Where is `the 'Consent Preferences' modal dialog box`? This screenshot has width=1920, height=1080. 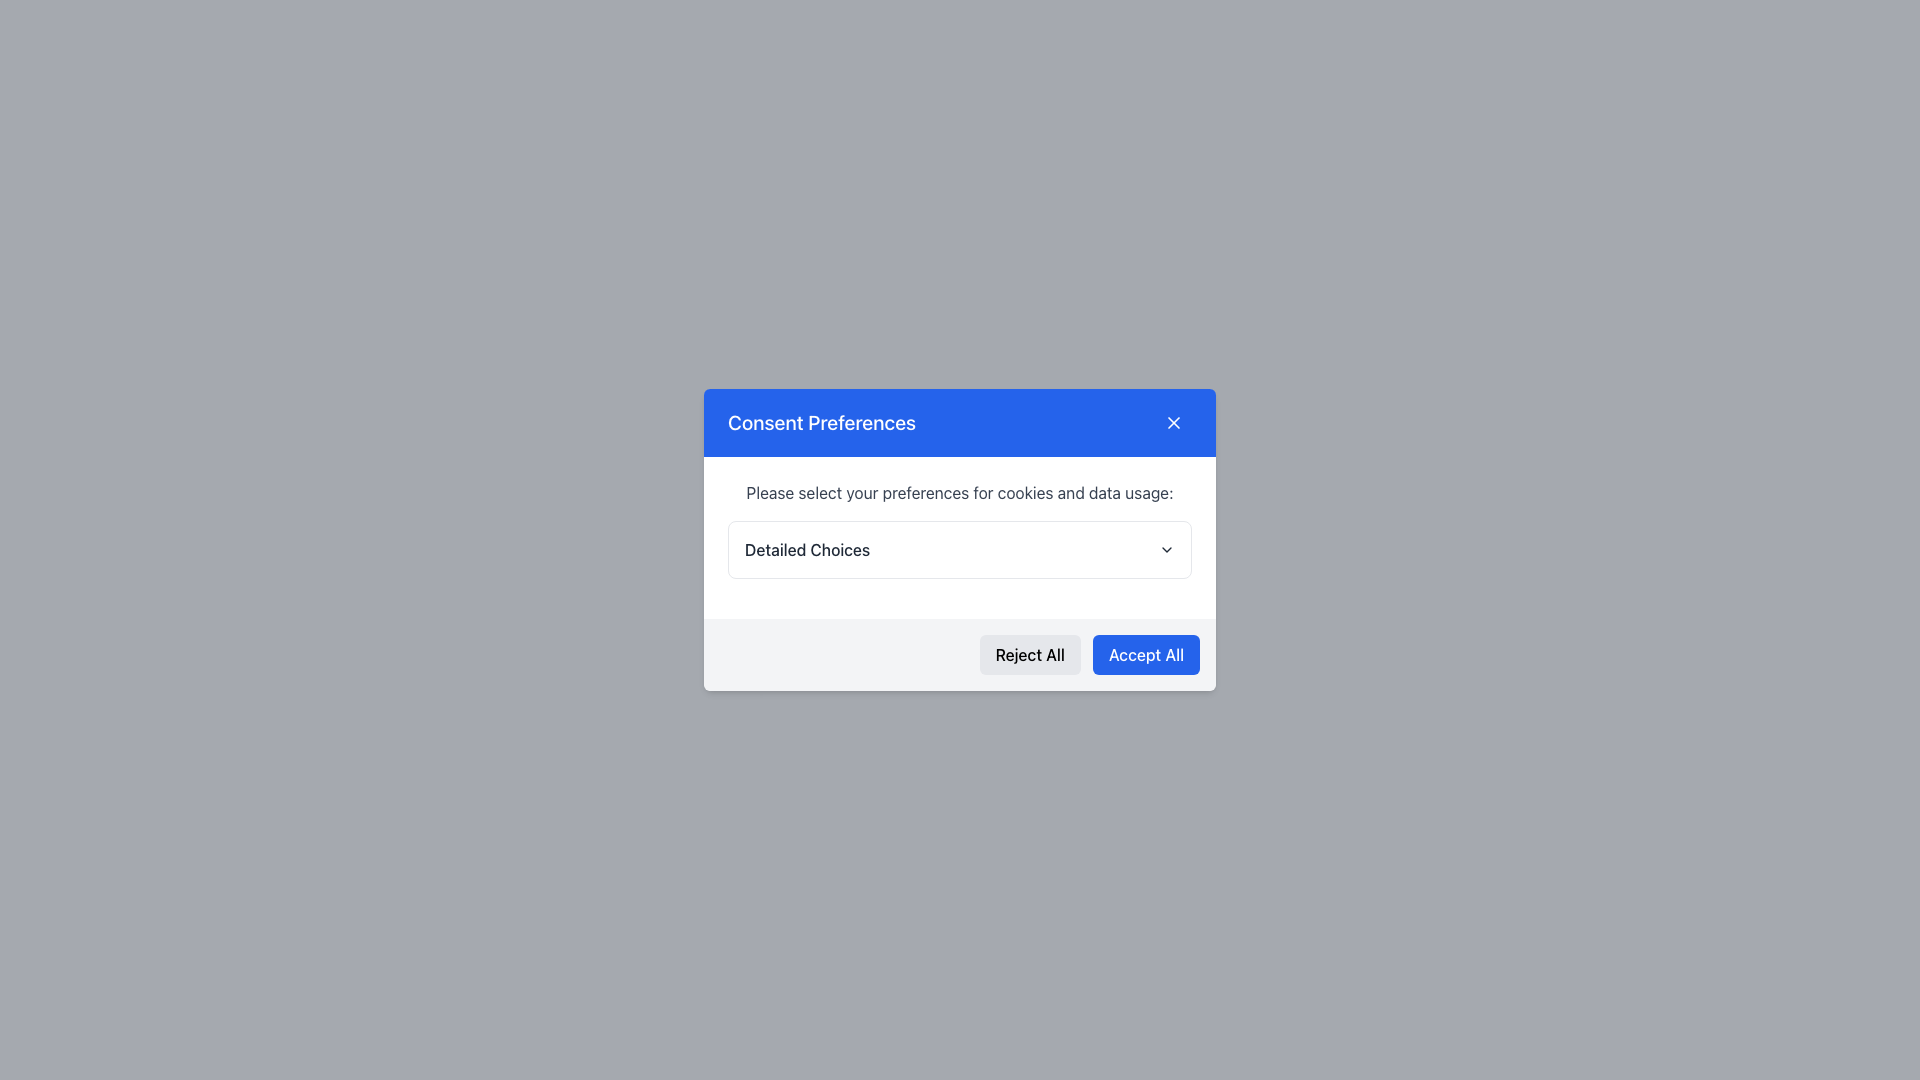 the 'Consent Preferences' modal dialog box is located at coordinates (960, 540).